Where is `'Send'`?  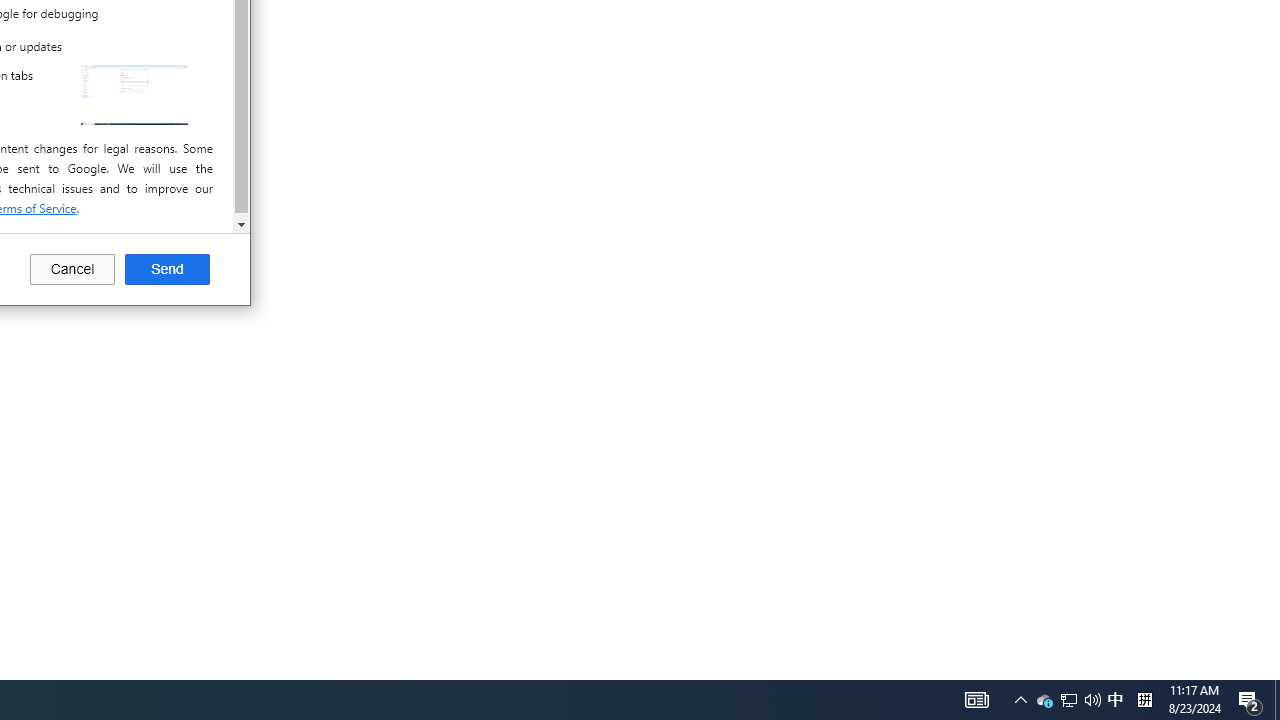
'Send' is located at coordinates (167, 268).